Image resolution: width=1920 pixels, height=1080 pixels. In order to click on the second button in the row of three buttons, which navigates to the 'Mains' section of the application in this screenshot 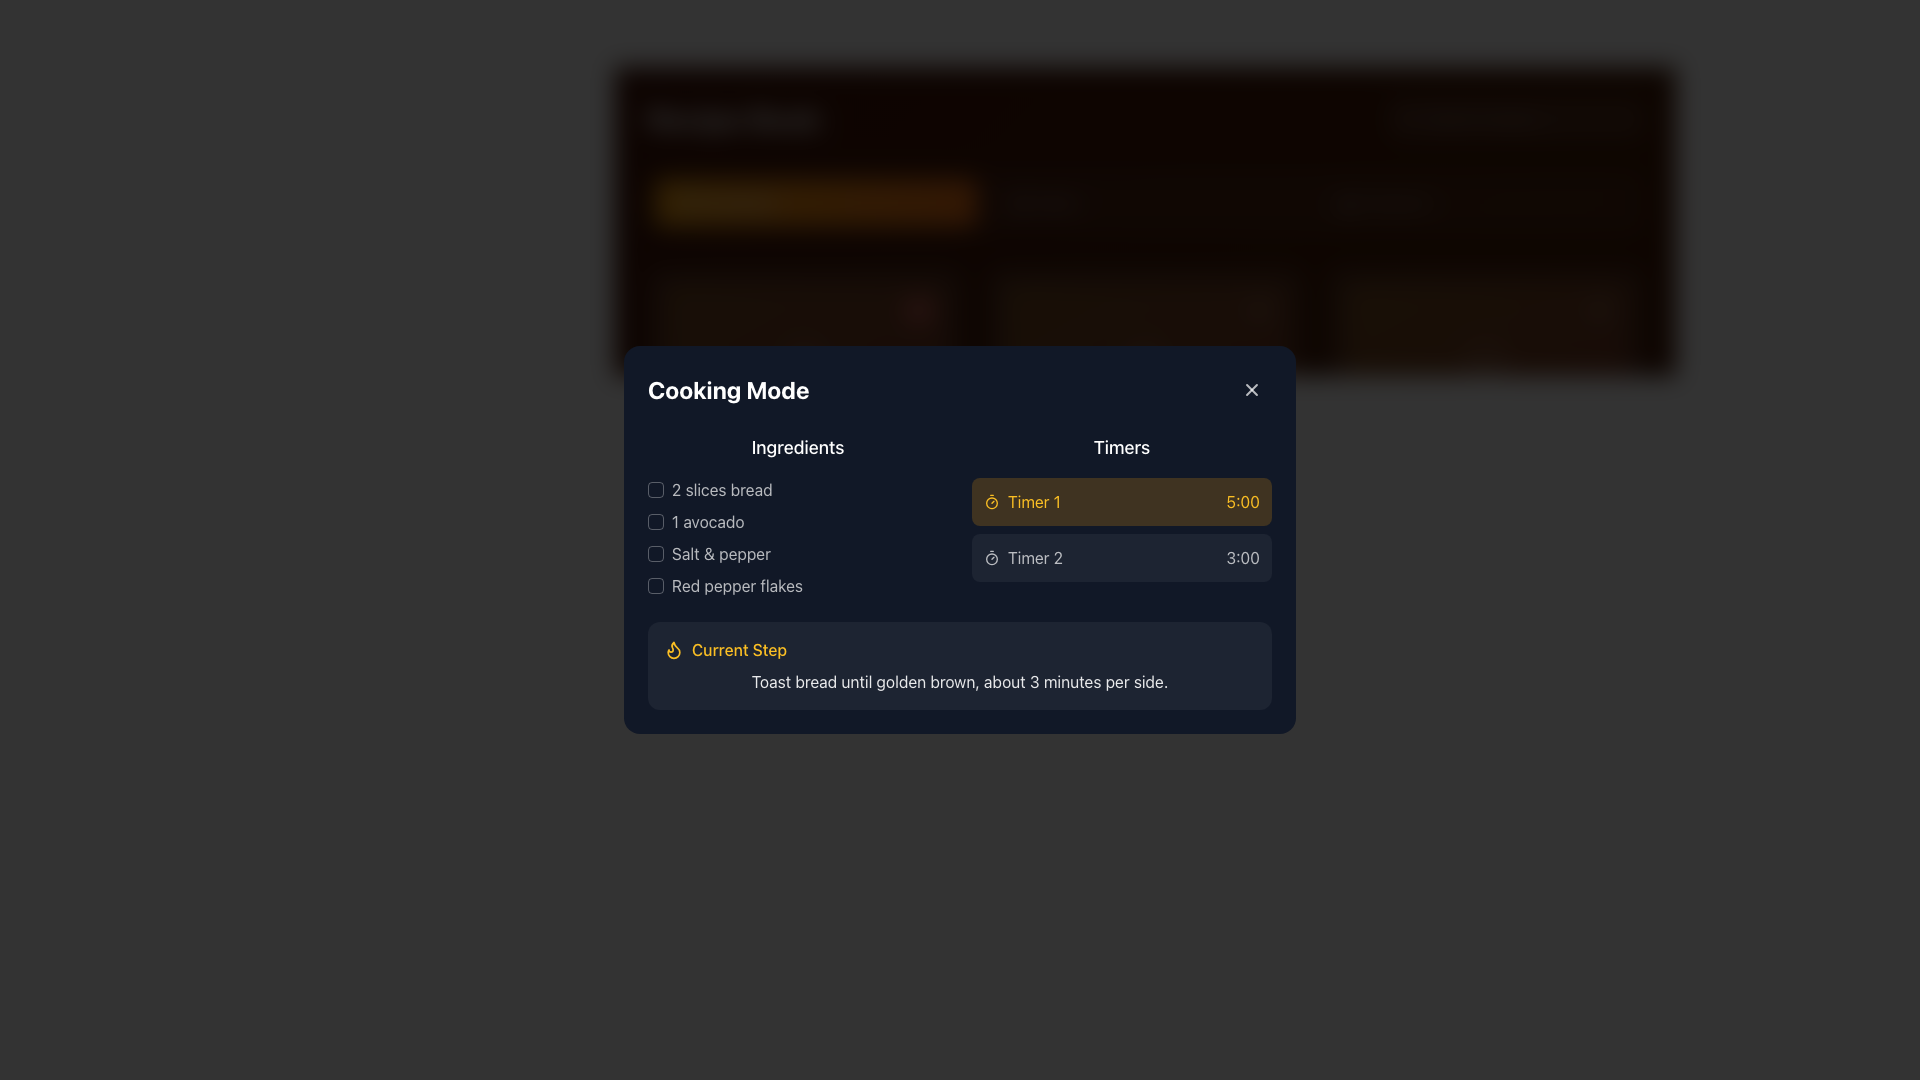, I will do `click(1145, 203)`.